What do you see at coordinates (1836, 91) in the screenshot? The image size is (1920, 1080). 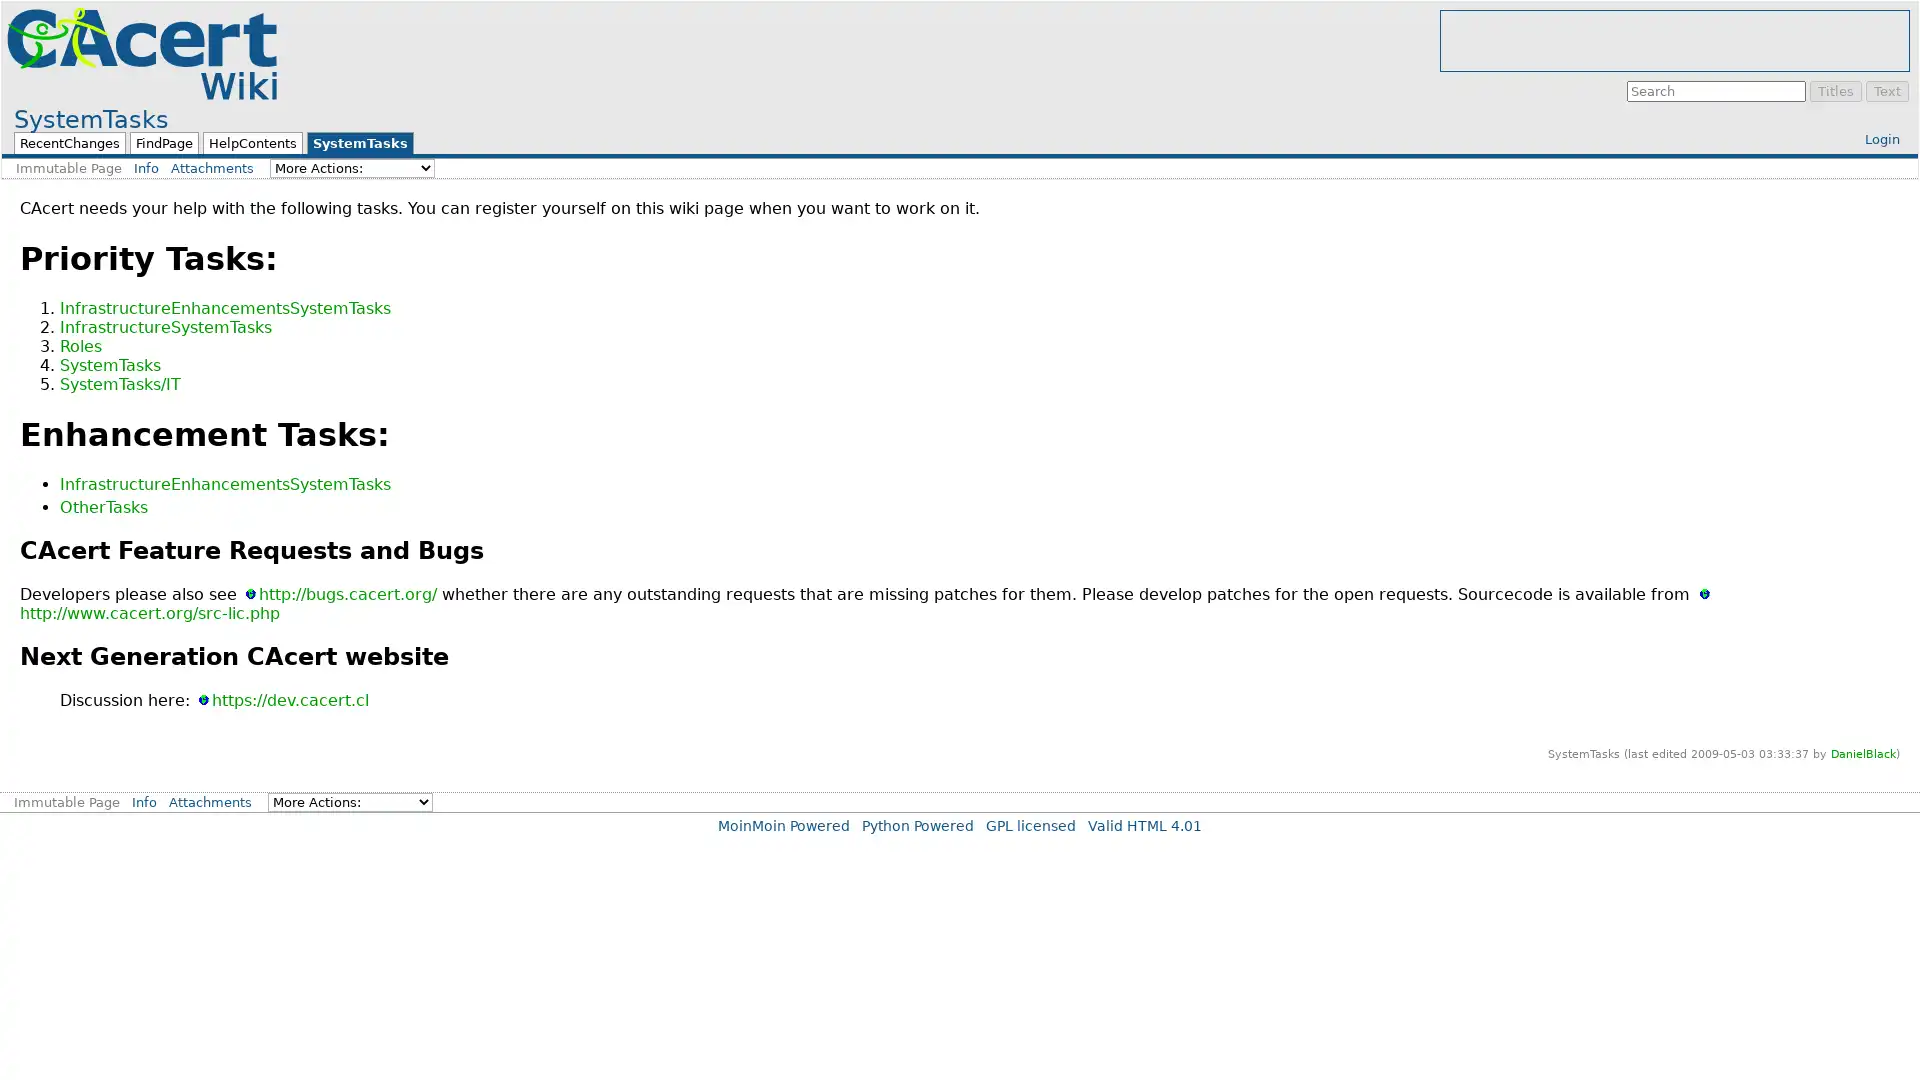 I see `Titles` at bounding box center [1836, 91].